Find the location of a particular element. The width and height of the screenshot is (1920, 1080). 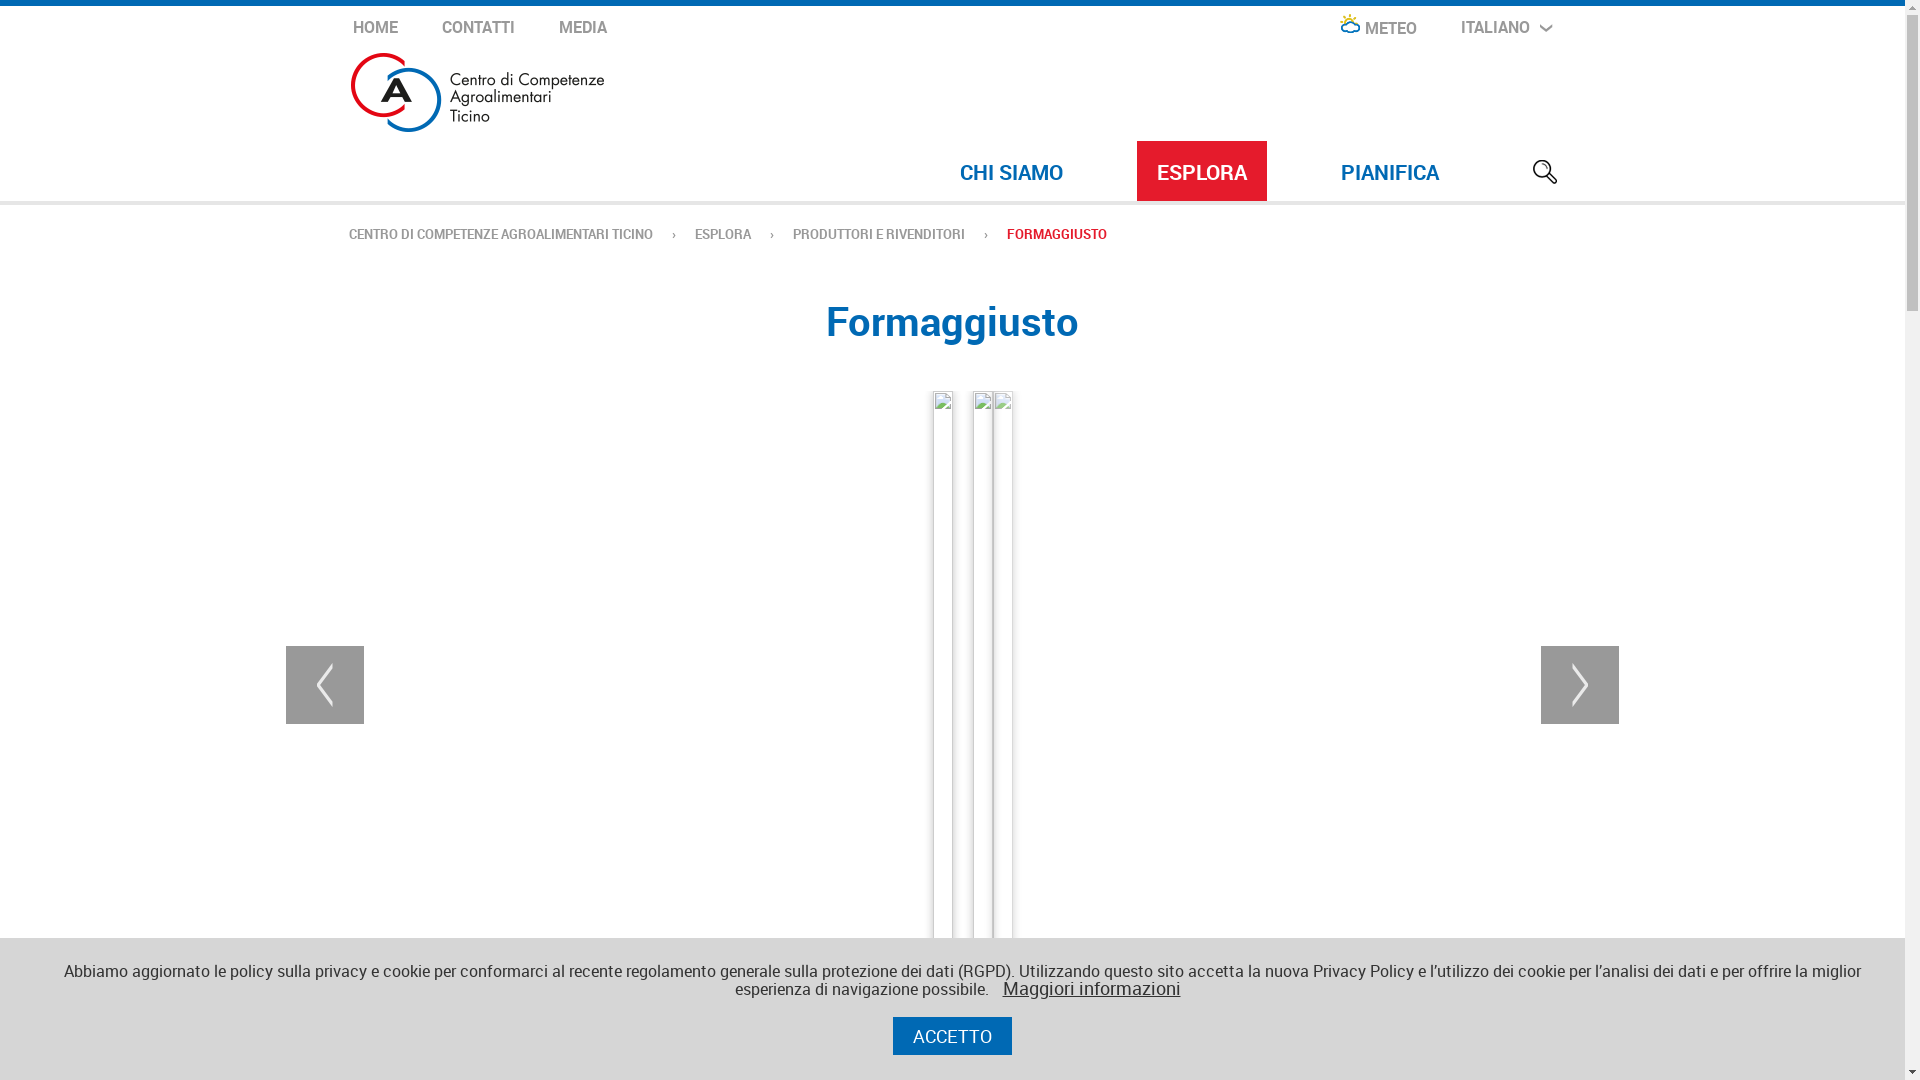

'CONTATTI' is located at coordinates (477, 27).